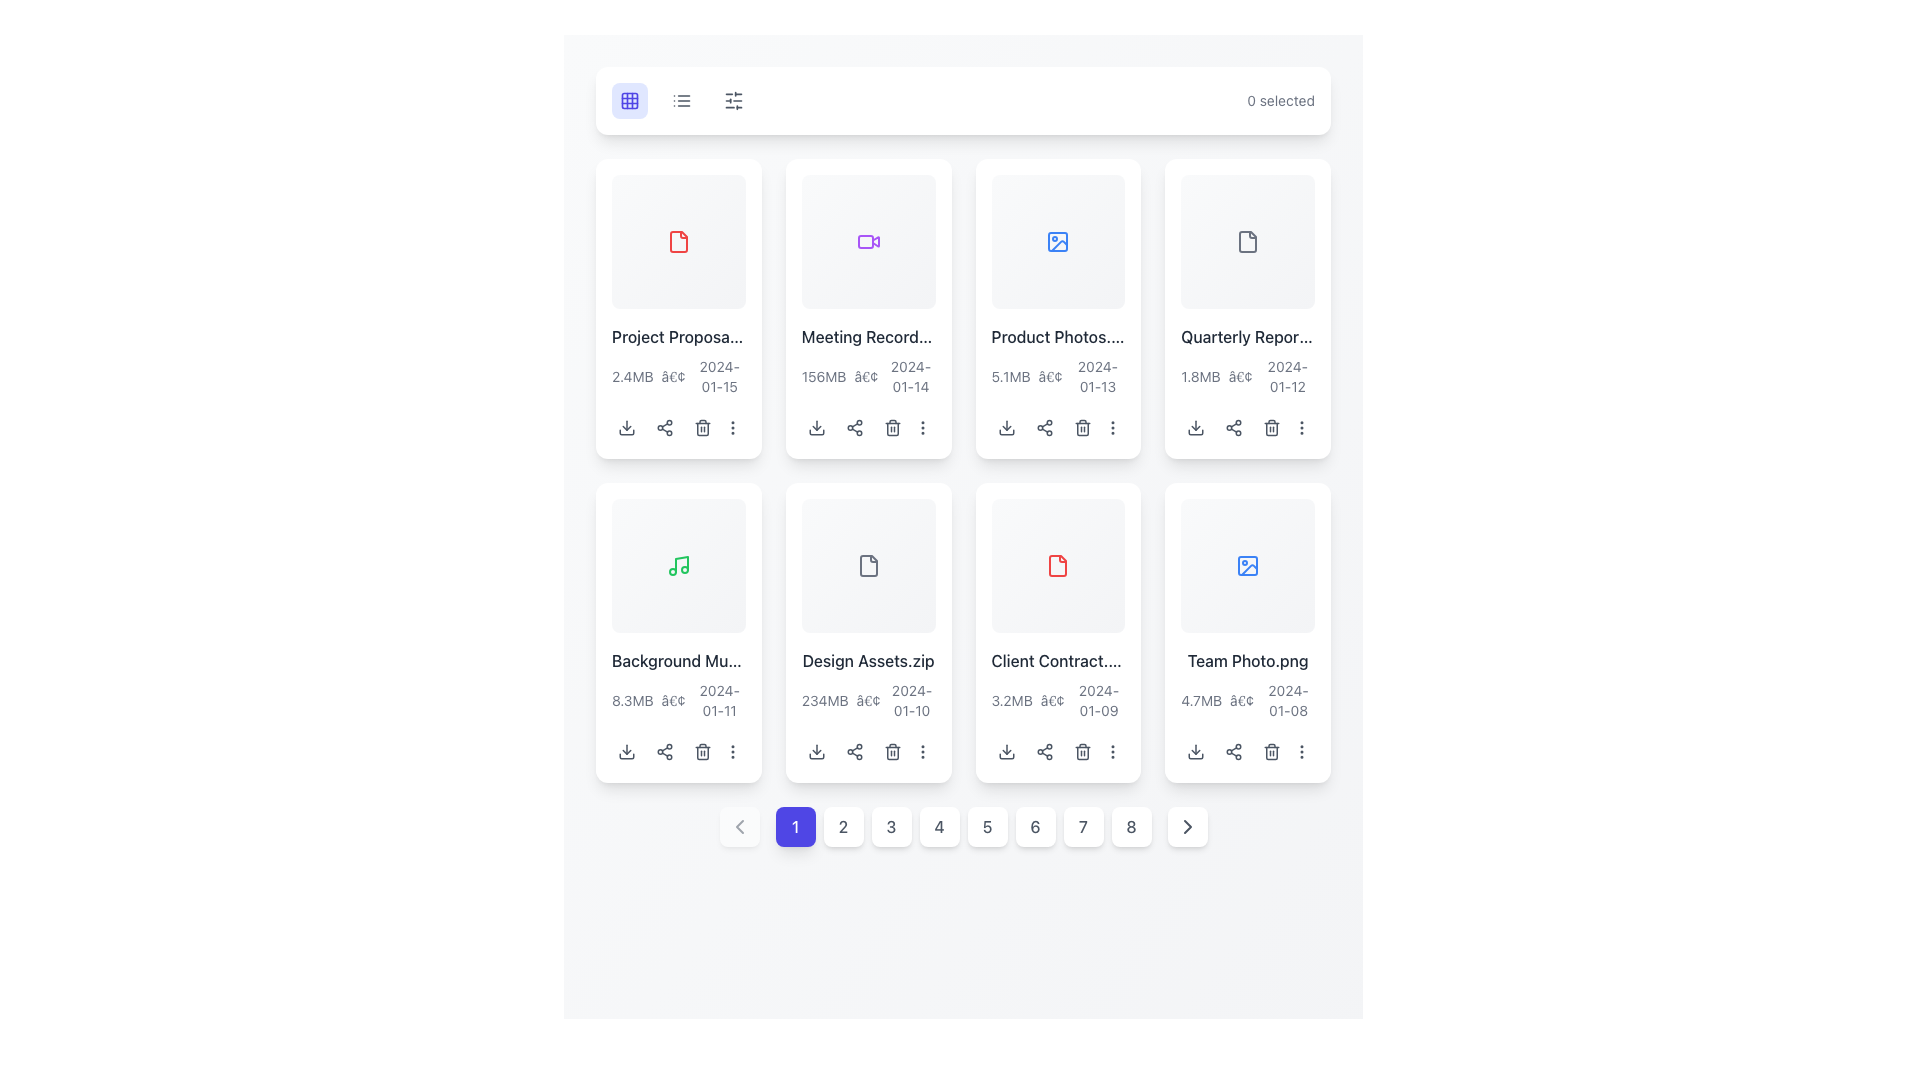 Image resolution: width=1920 pixels, height=1080 pixels. What do you see at coordinates (1196, 751) in the screenshot?
I see `the leftmost 'download' button with an icon located at the bottom of the card labeled 'Team Photo.png'` at bounding box center [1196, 751].